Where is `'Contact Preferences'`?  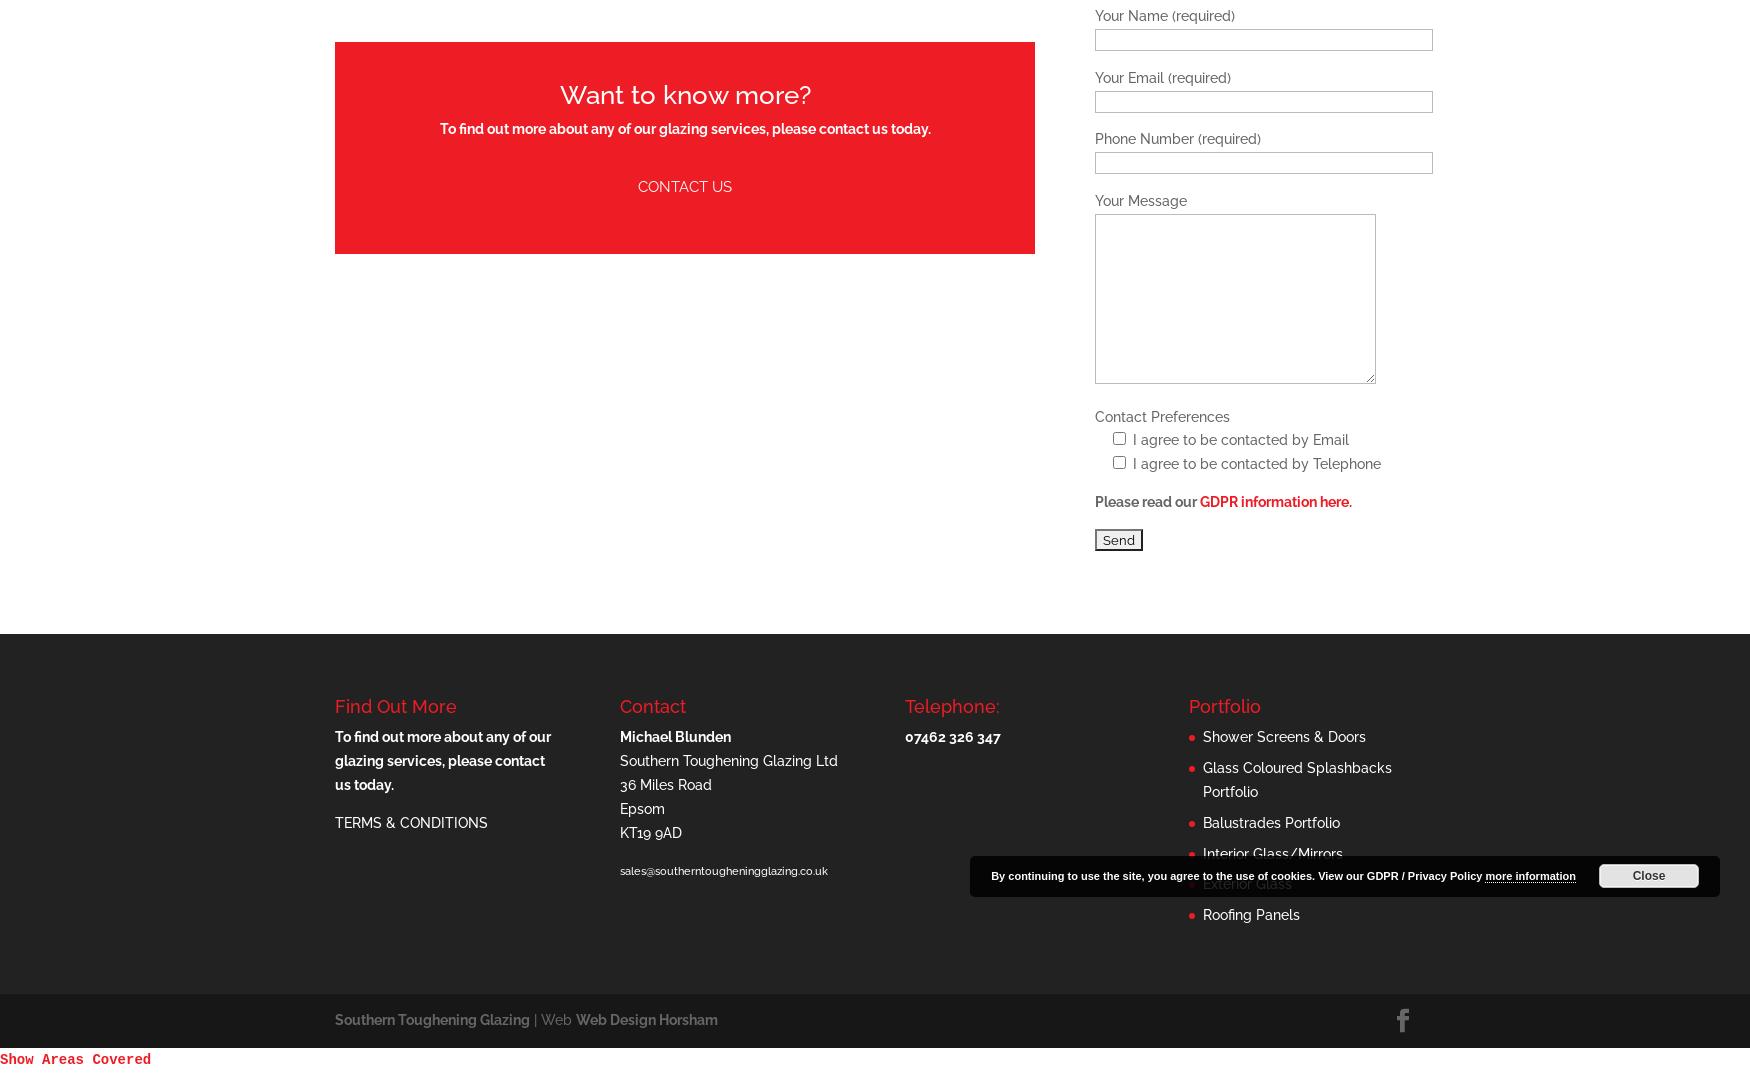 'Contact Preferences' is located at coordinates (1093, 415).